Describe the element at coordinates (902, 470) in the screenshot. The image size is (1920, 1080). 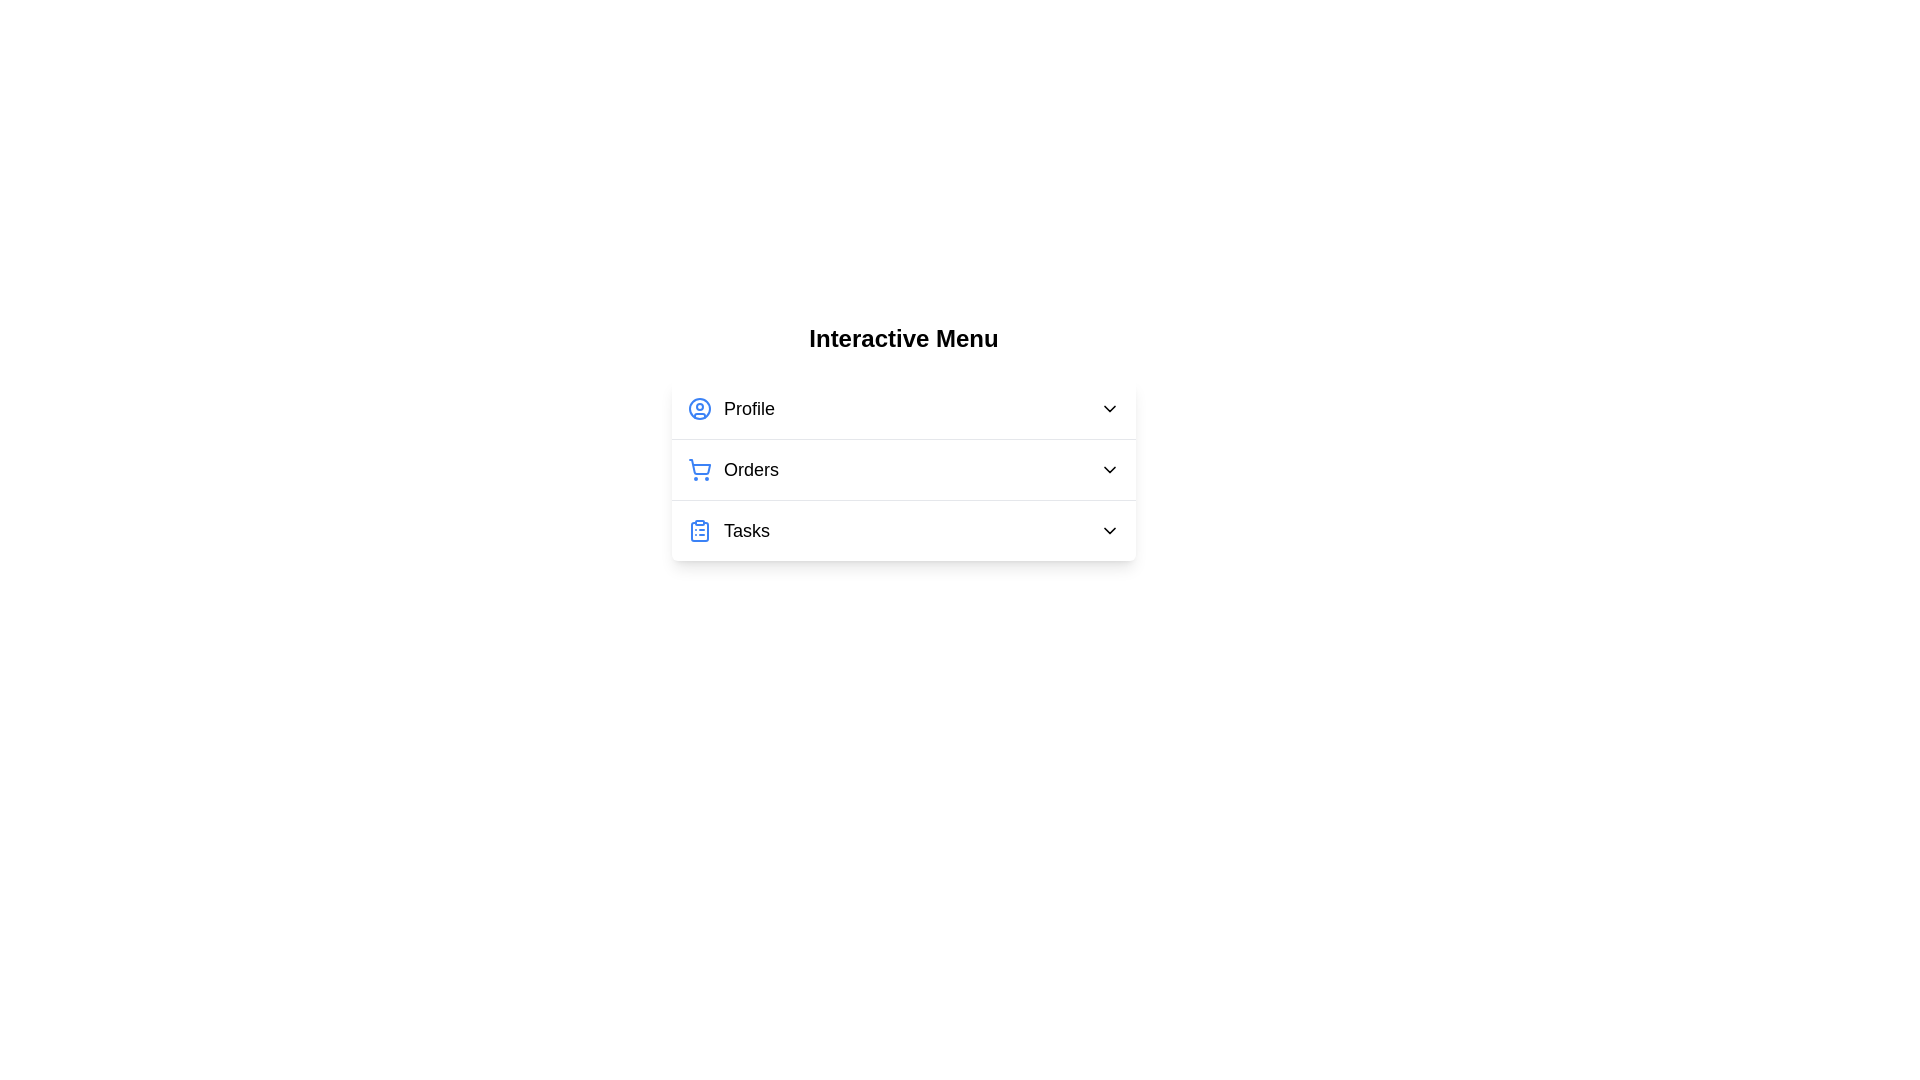
I see `the dropdown menu button located between the 'Profile' and 'Tasks' items` at that location.